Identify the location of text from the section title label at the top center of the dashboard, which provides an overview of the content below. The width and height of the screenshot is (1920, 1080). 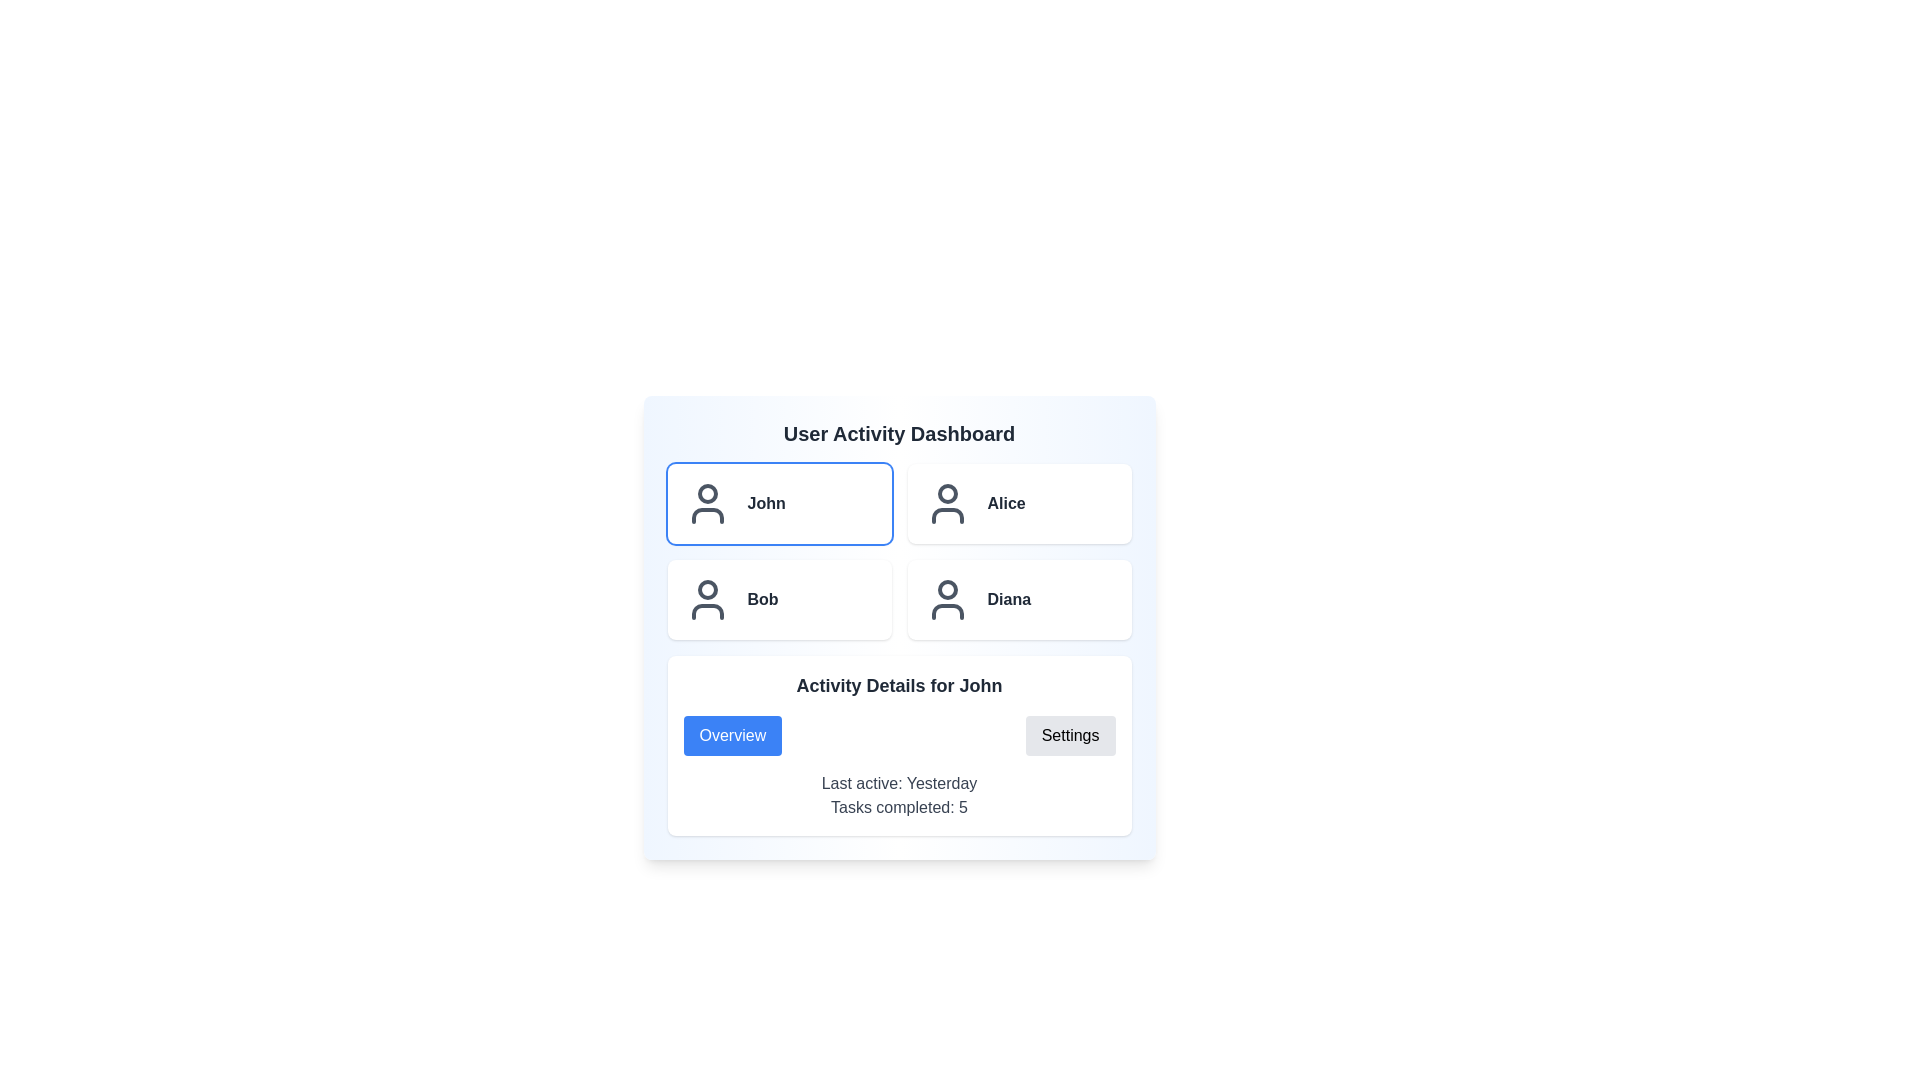
(898, 433).